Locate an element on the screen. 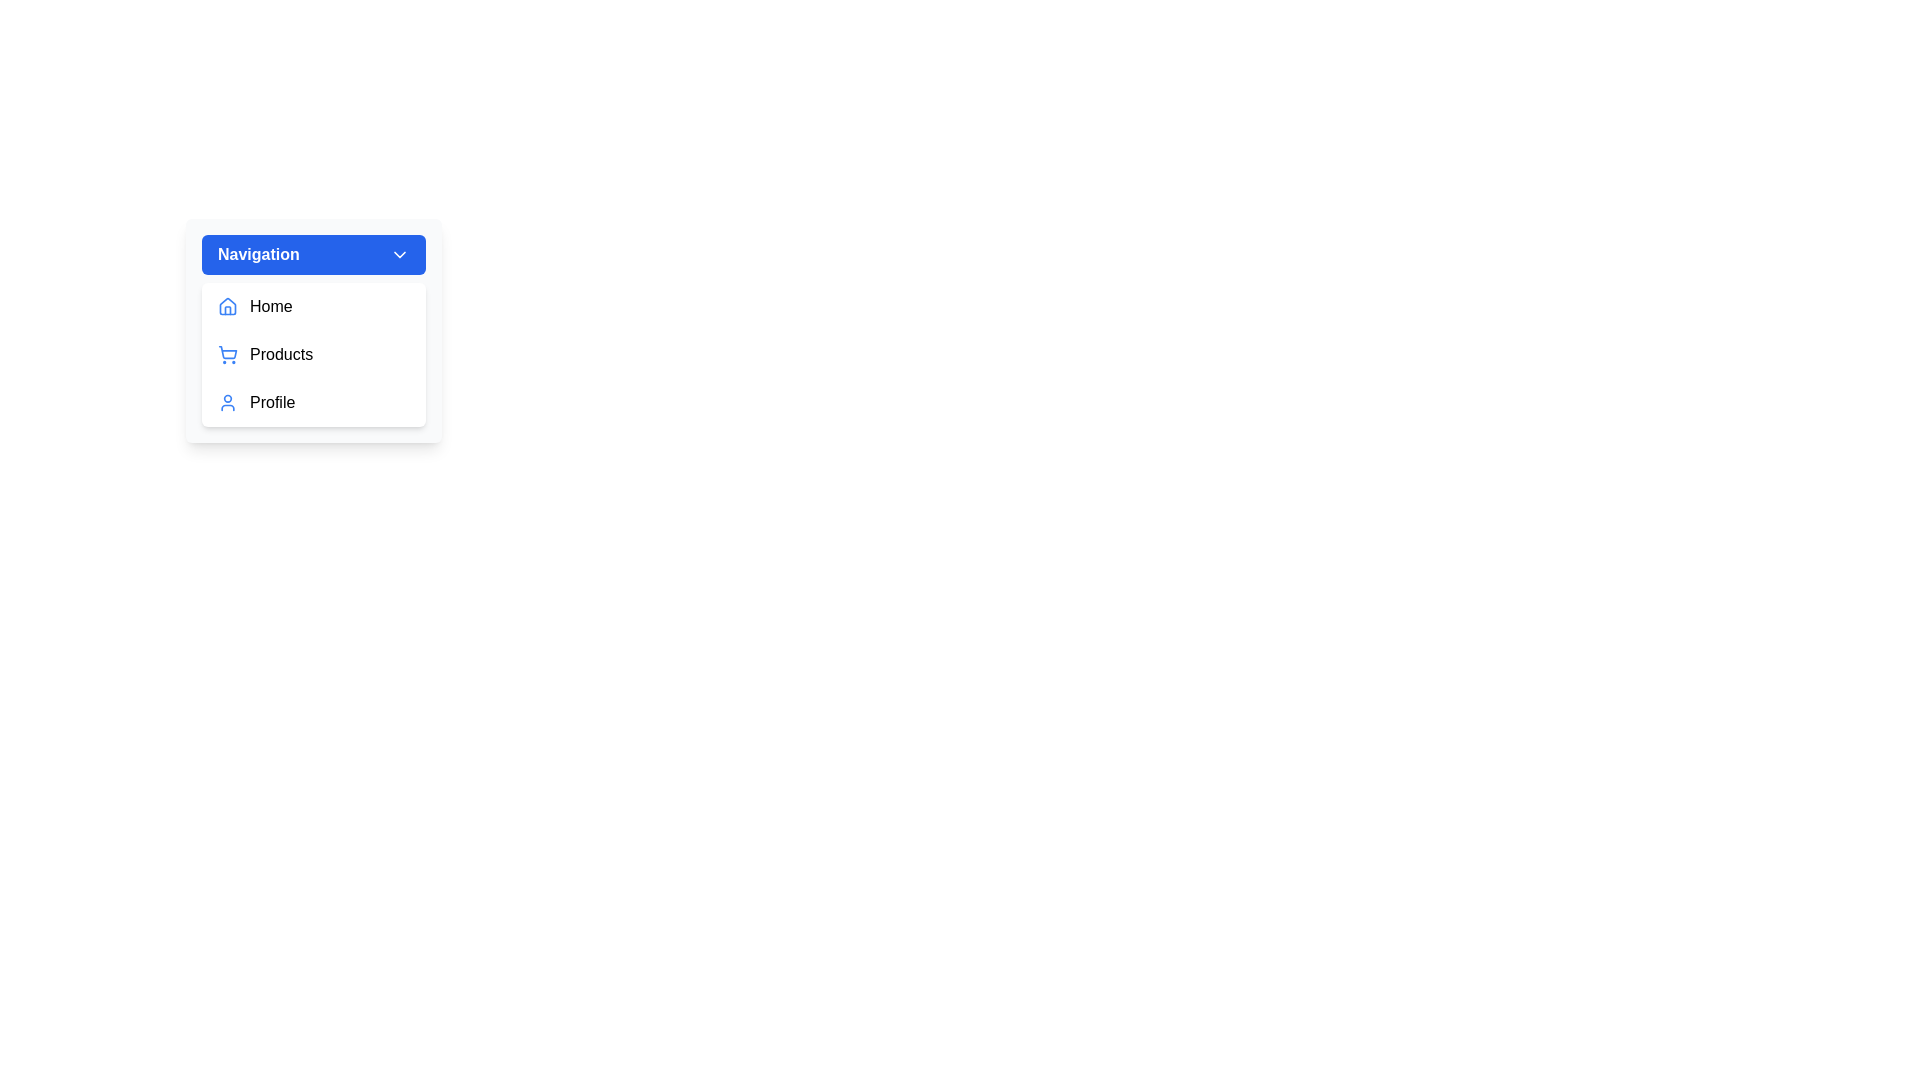 This screenshot has height=1080, width=1920. the menu item Profile is located at coordinates (312, 402).